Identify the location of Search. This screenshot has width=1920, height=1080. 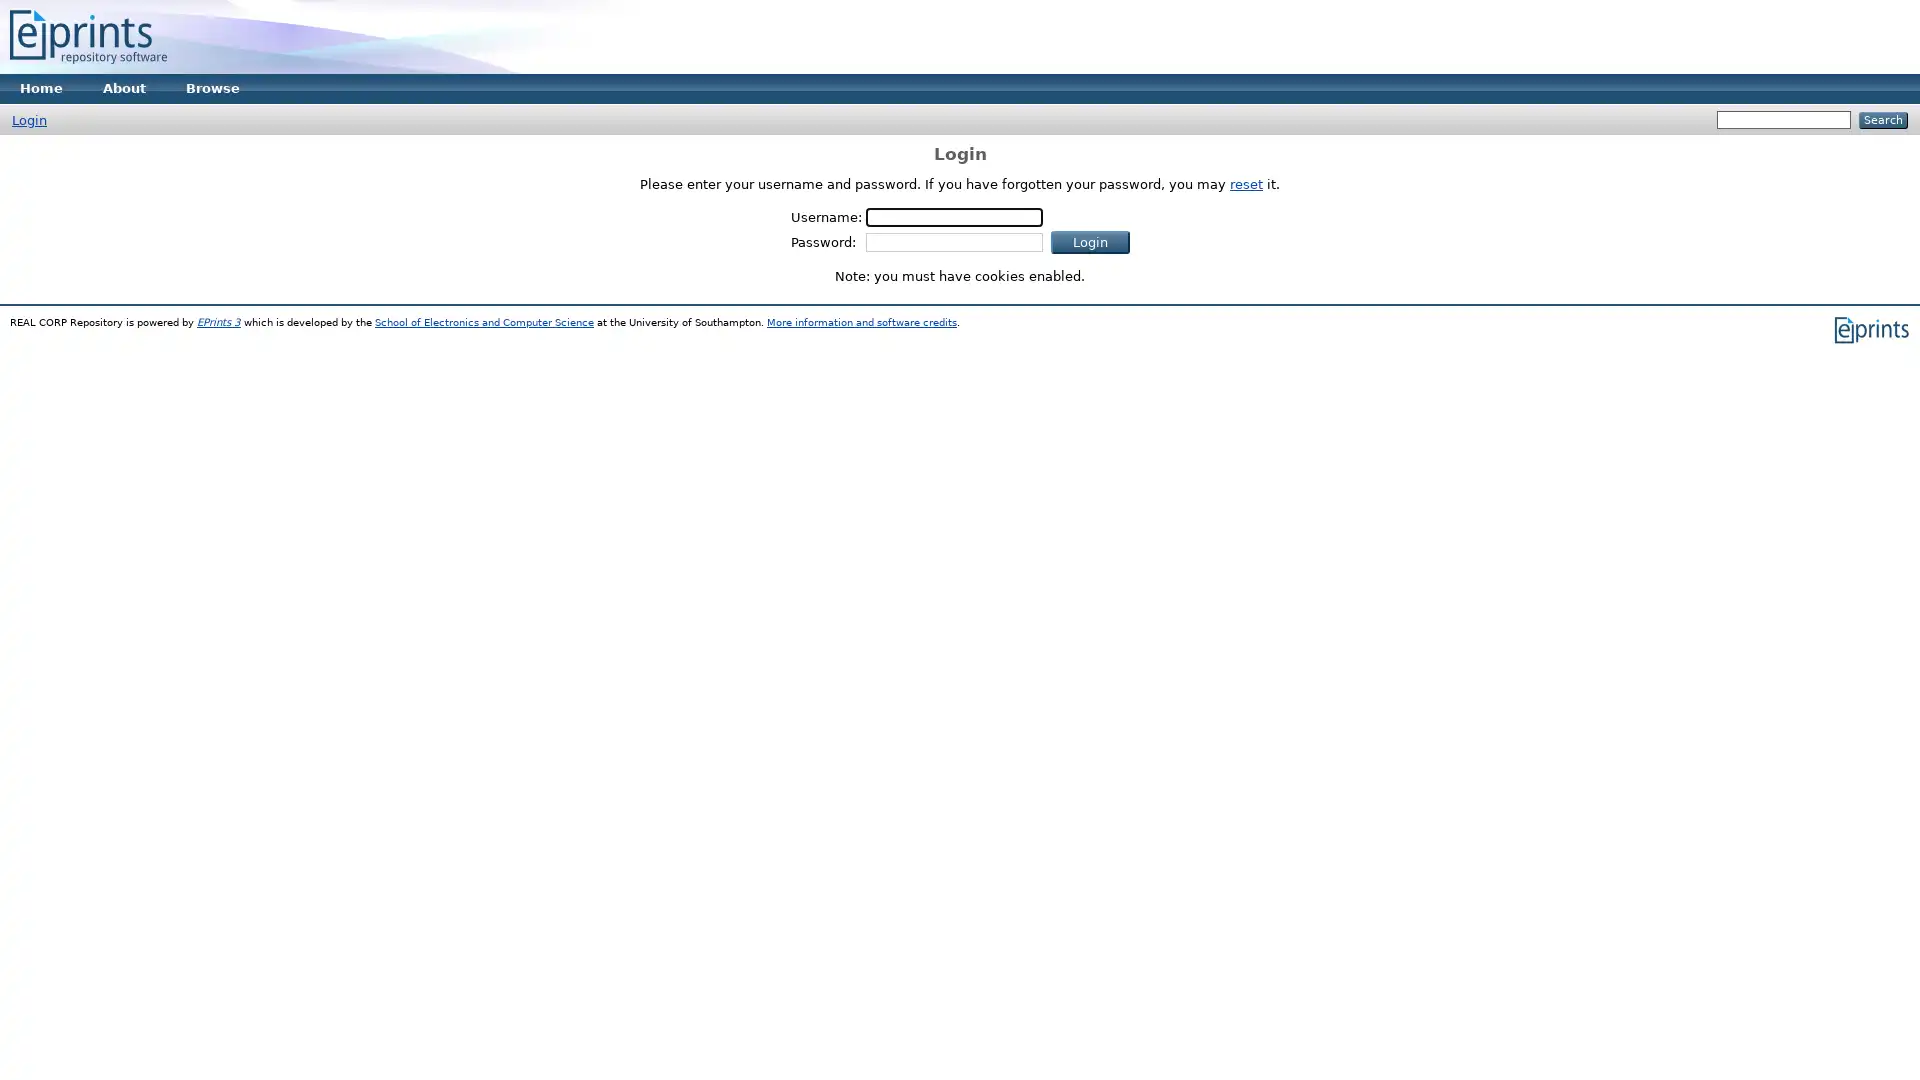
(1882, 120).